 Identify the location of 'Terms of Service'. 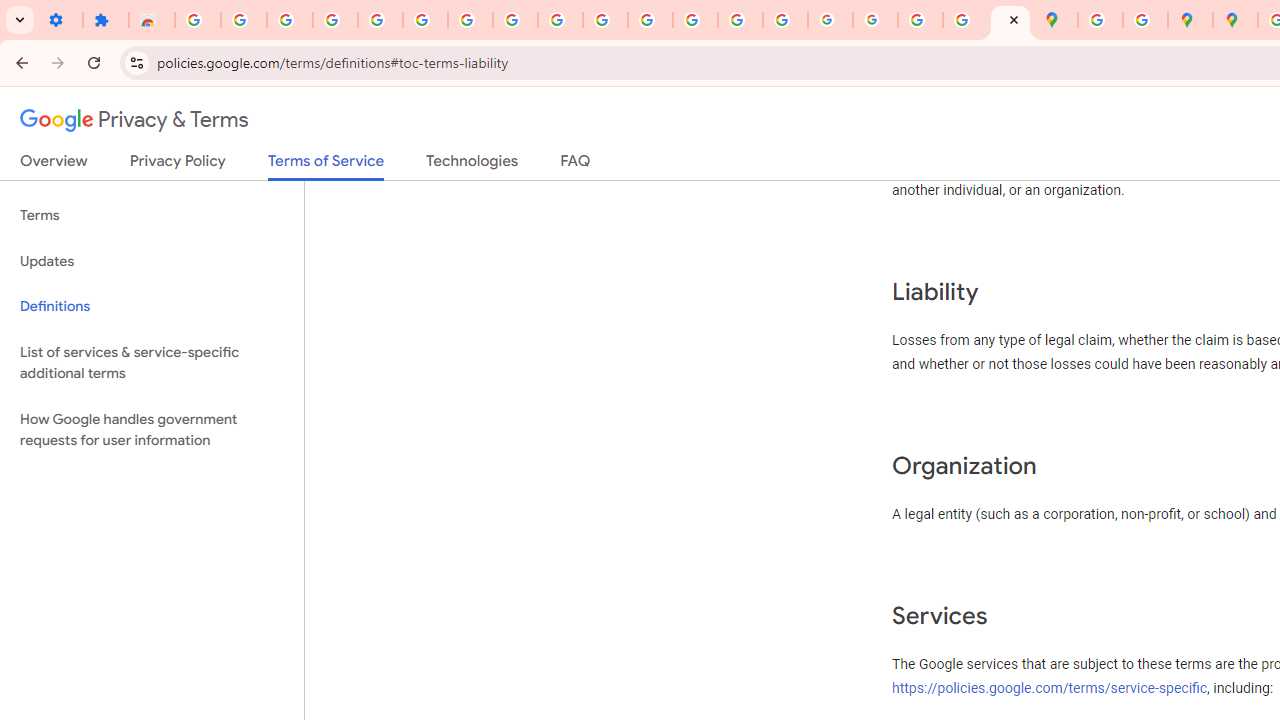
(326, 165).